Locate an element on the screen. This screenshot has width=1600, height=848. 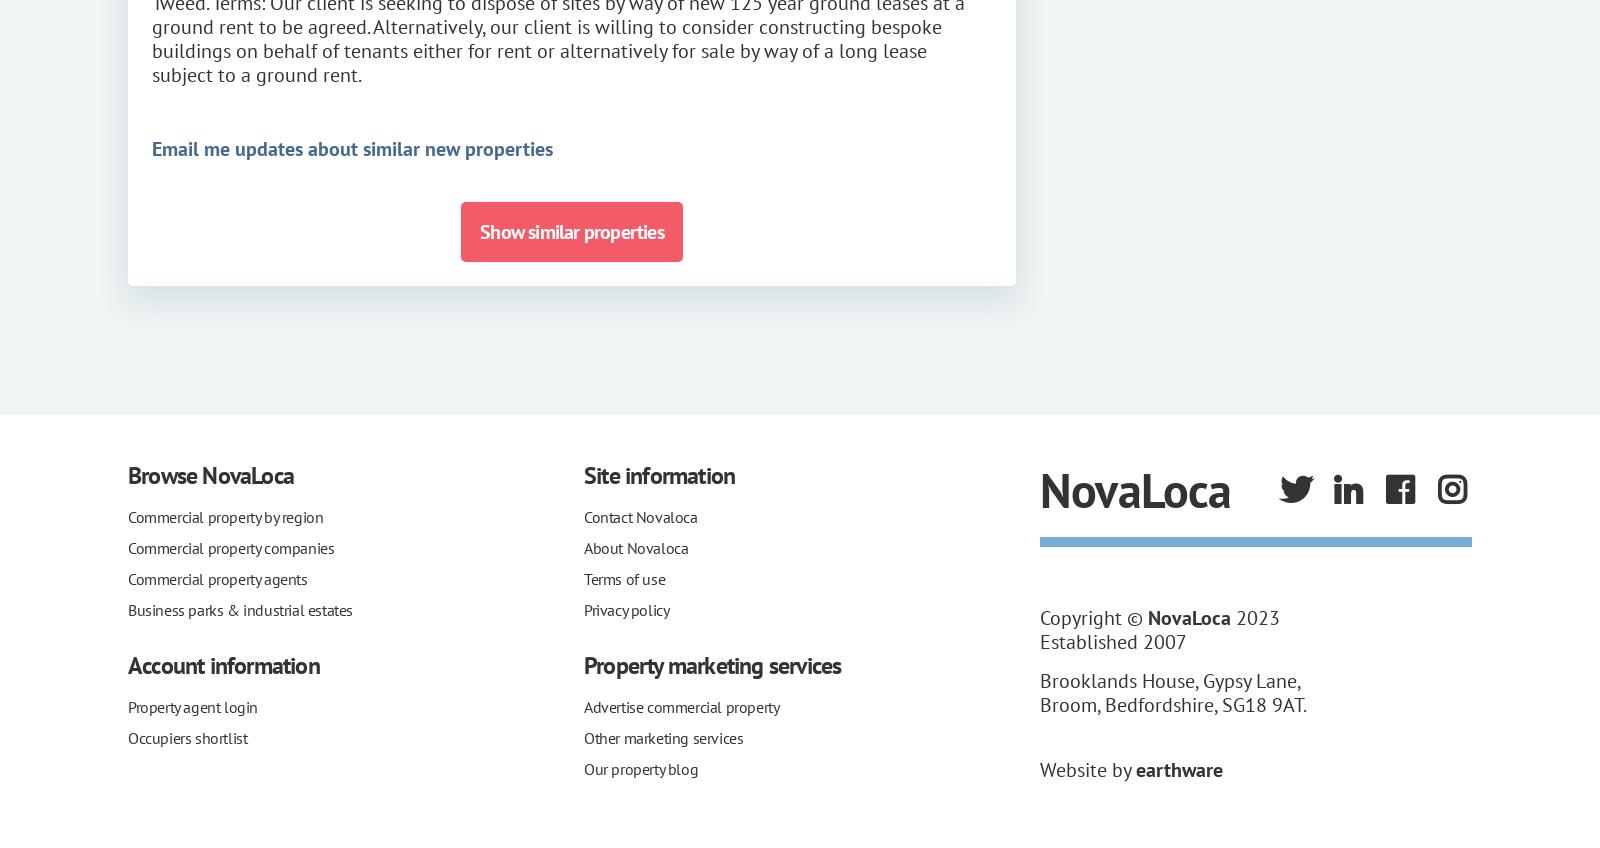
'Broom, Bedfordshire, SG18 9AT.' is located at coordinates (1172, 704).